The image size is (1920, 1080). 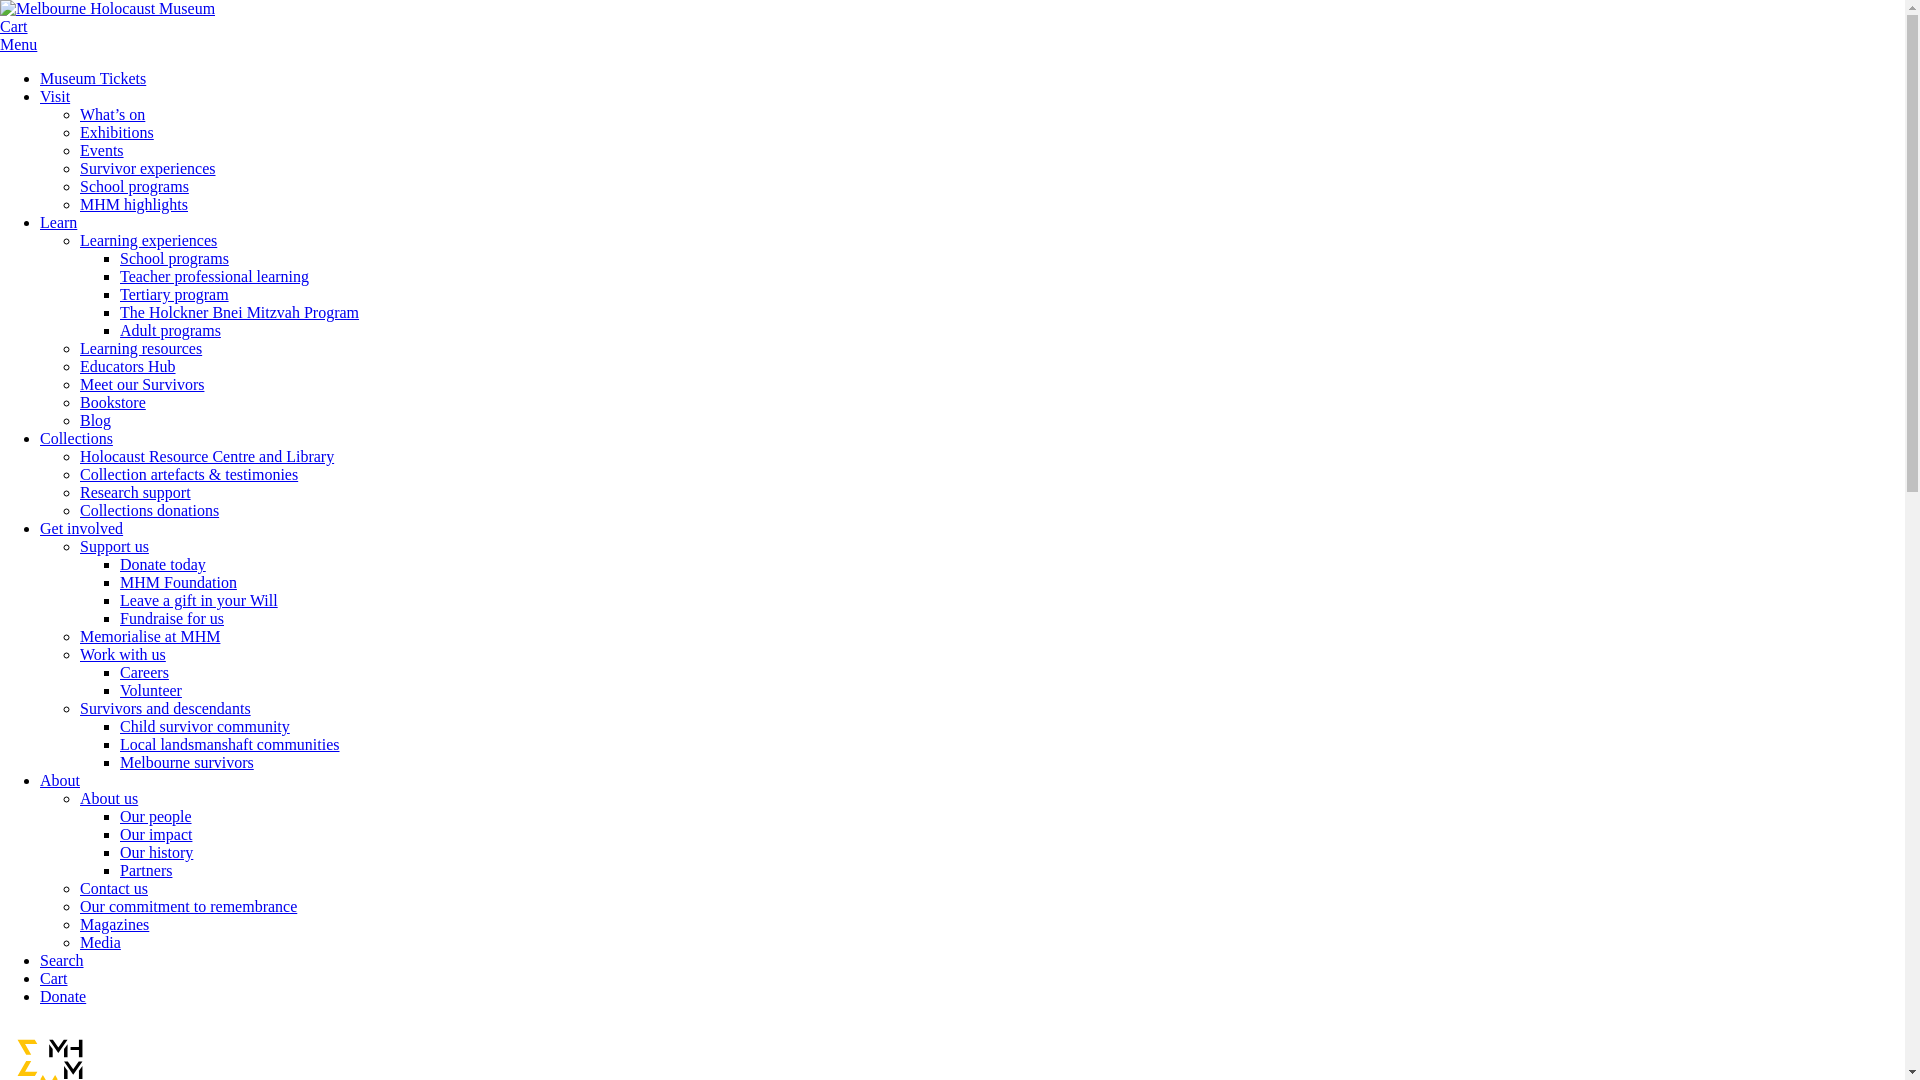 I want to click on 'Our history', so click(x=119, y=852).